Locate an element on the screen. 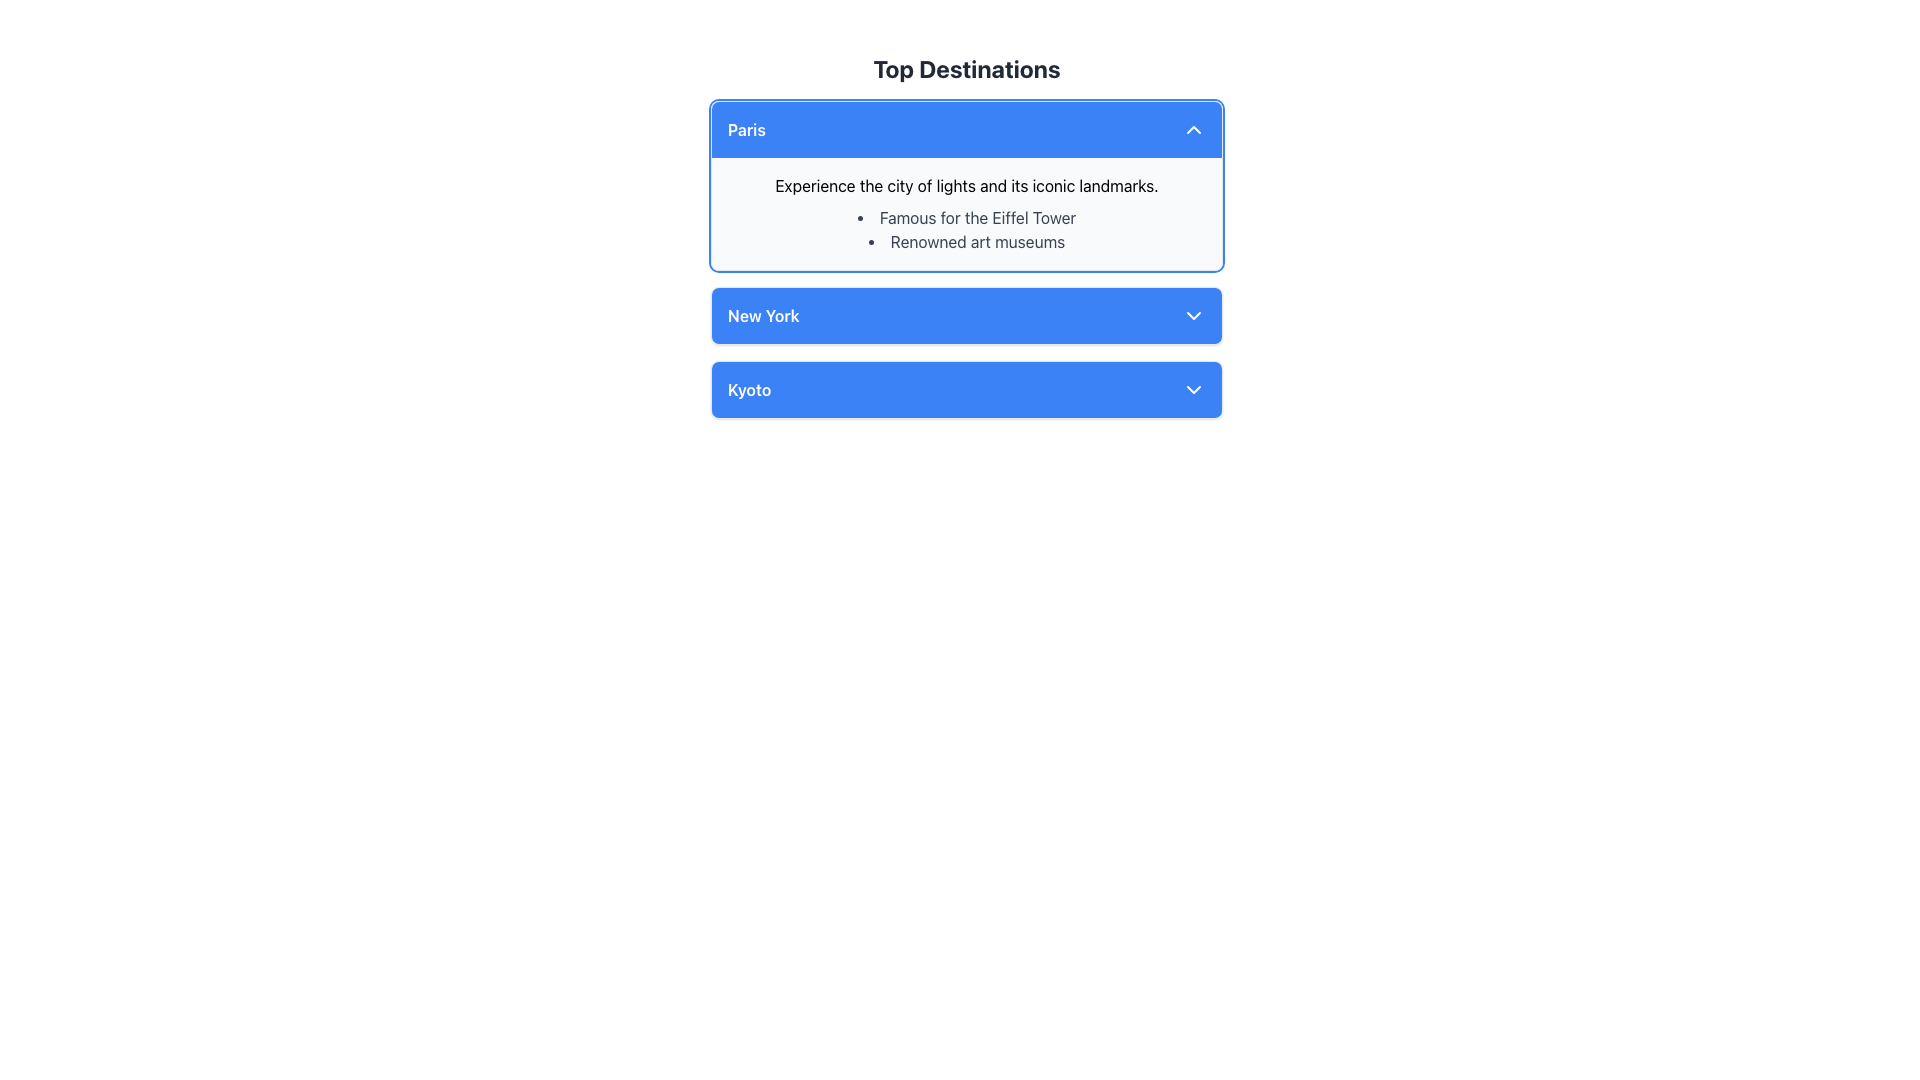 This screenshot has width=1920, height=1080. the descriptive text about the "Paris" section, which is the first item in the bulleted list under the expanded dropdown is located at coordinates (966, 218).